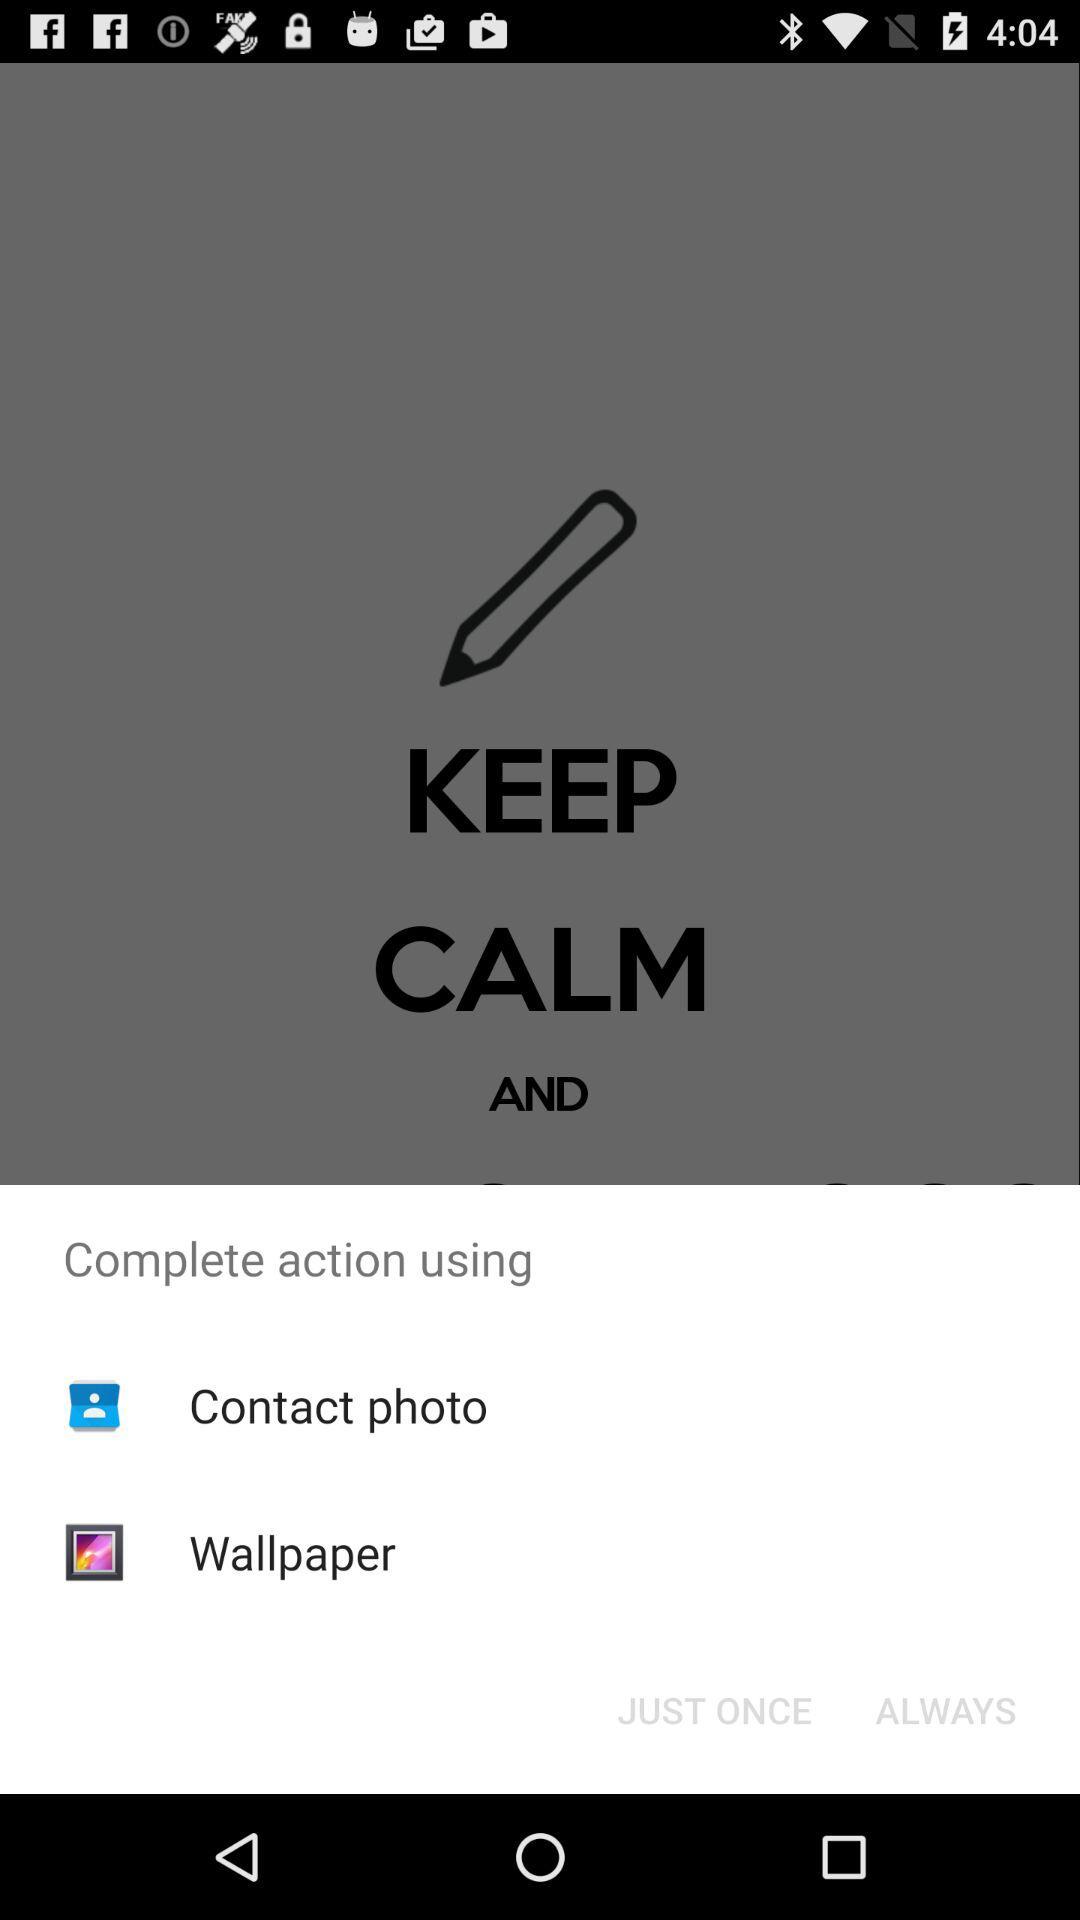 The height and width of the screenshot is (1920, 1080). What do you see at coordinates (945, 1708) in the screenshot?
I see `the icon next to just once icon` at bounding box center [945, 1708].